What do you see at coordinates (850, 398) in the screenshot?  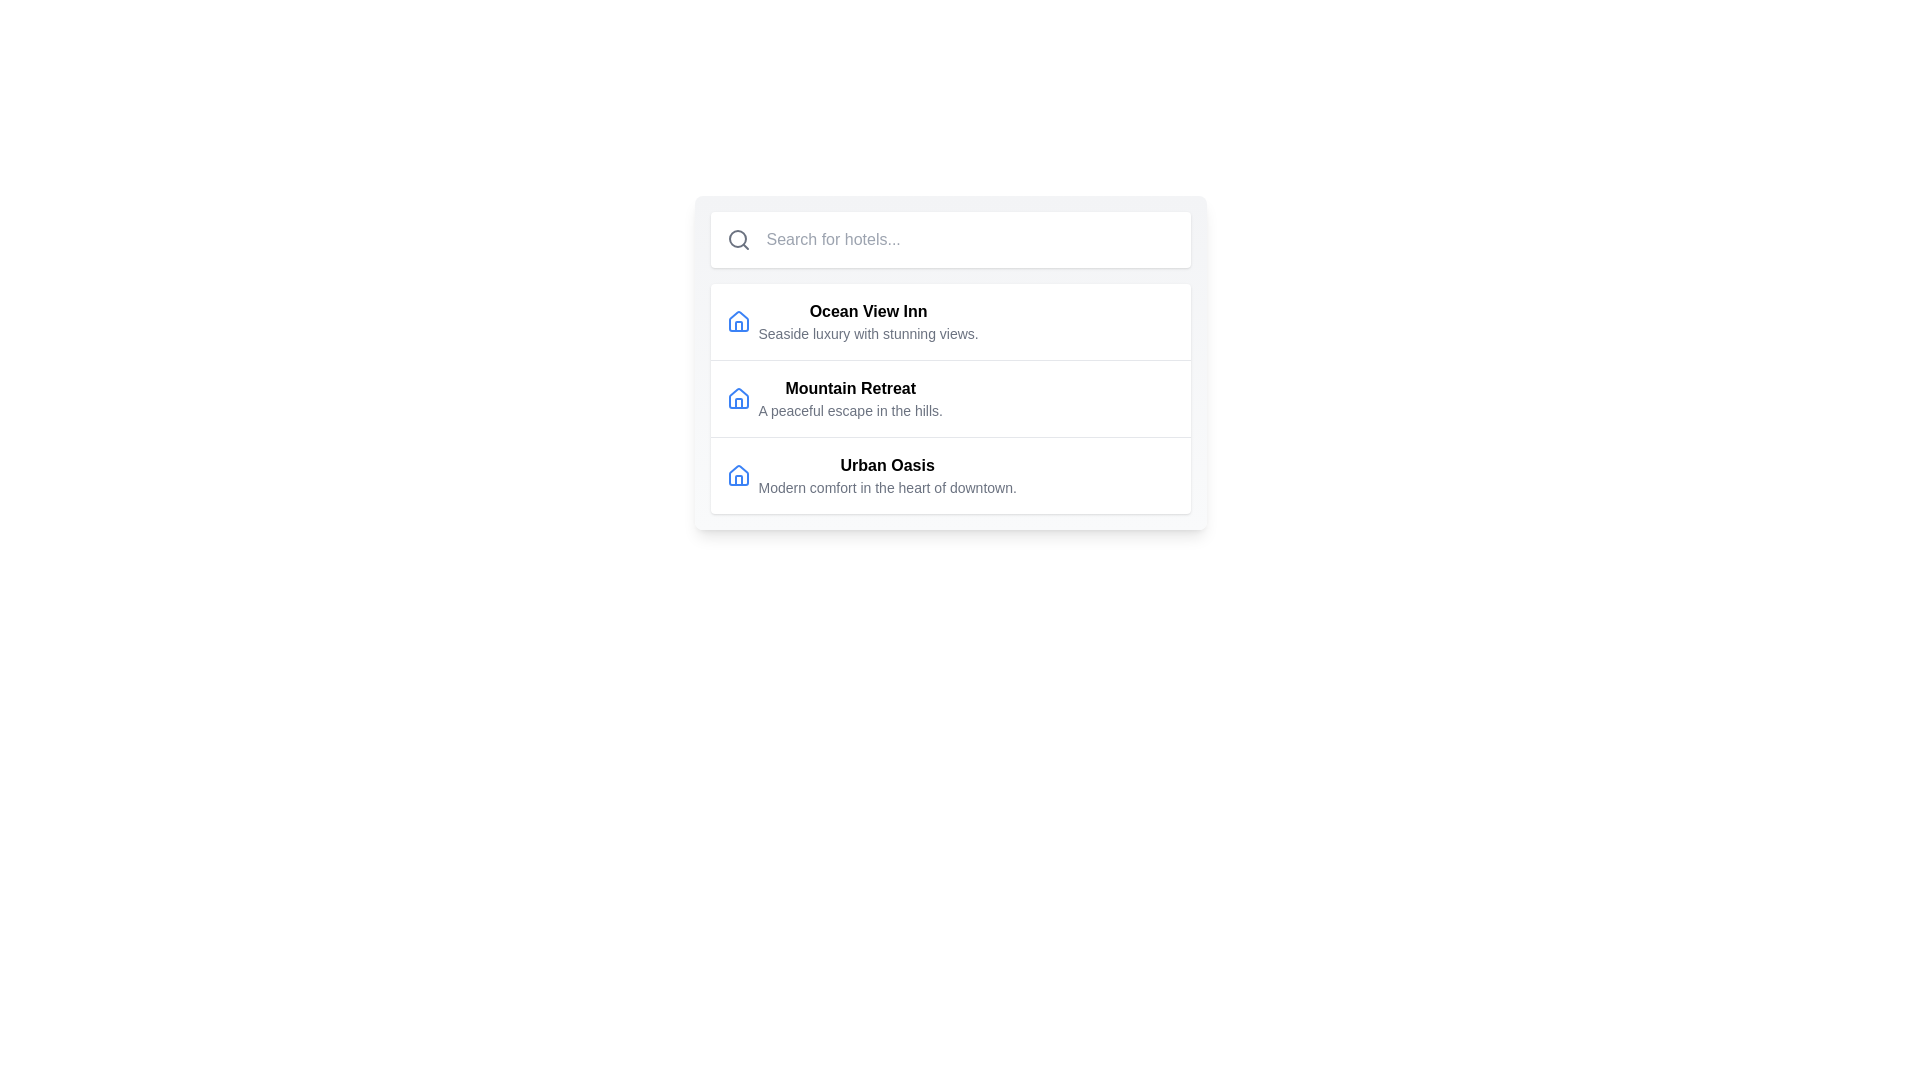 I see `the 'Mountain Retreat' text block, which is the second item in a vertical list and features a bold title and a smaller subtitle` at bounding box center [850, 398].